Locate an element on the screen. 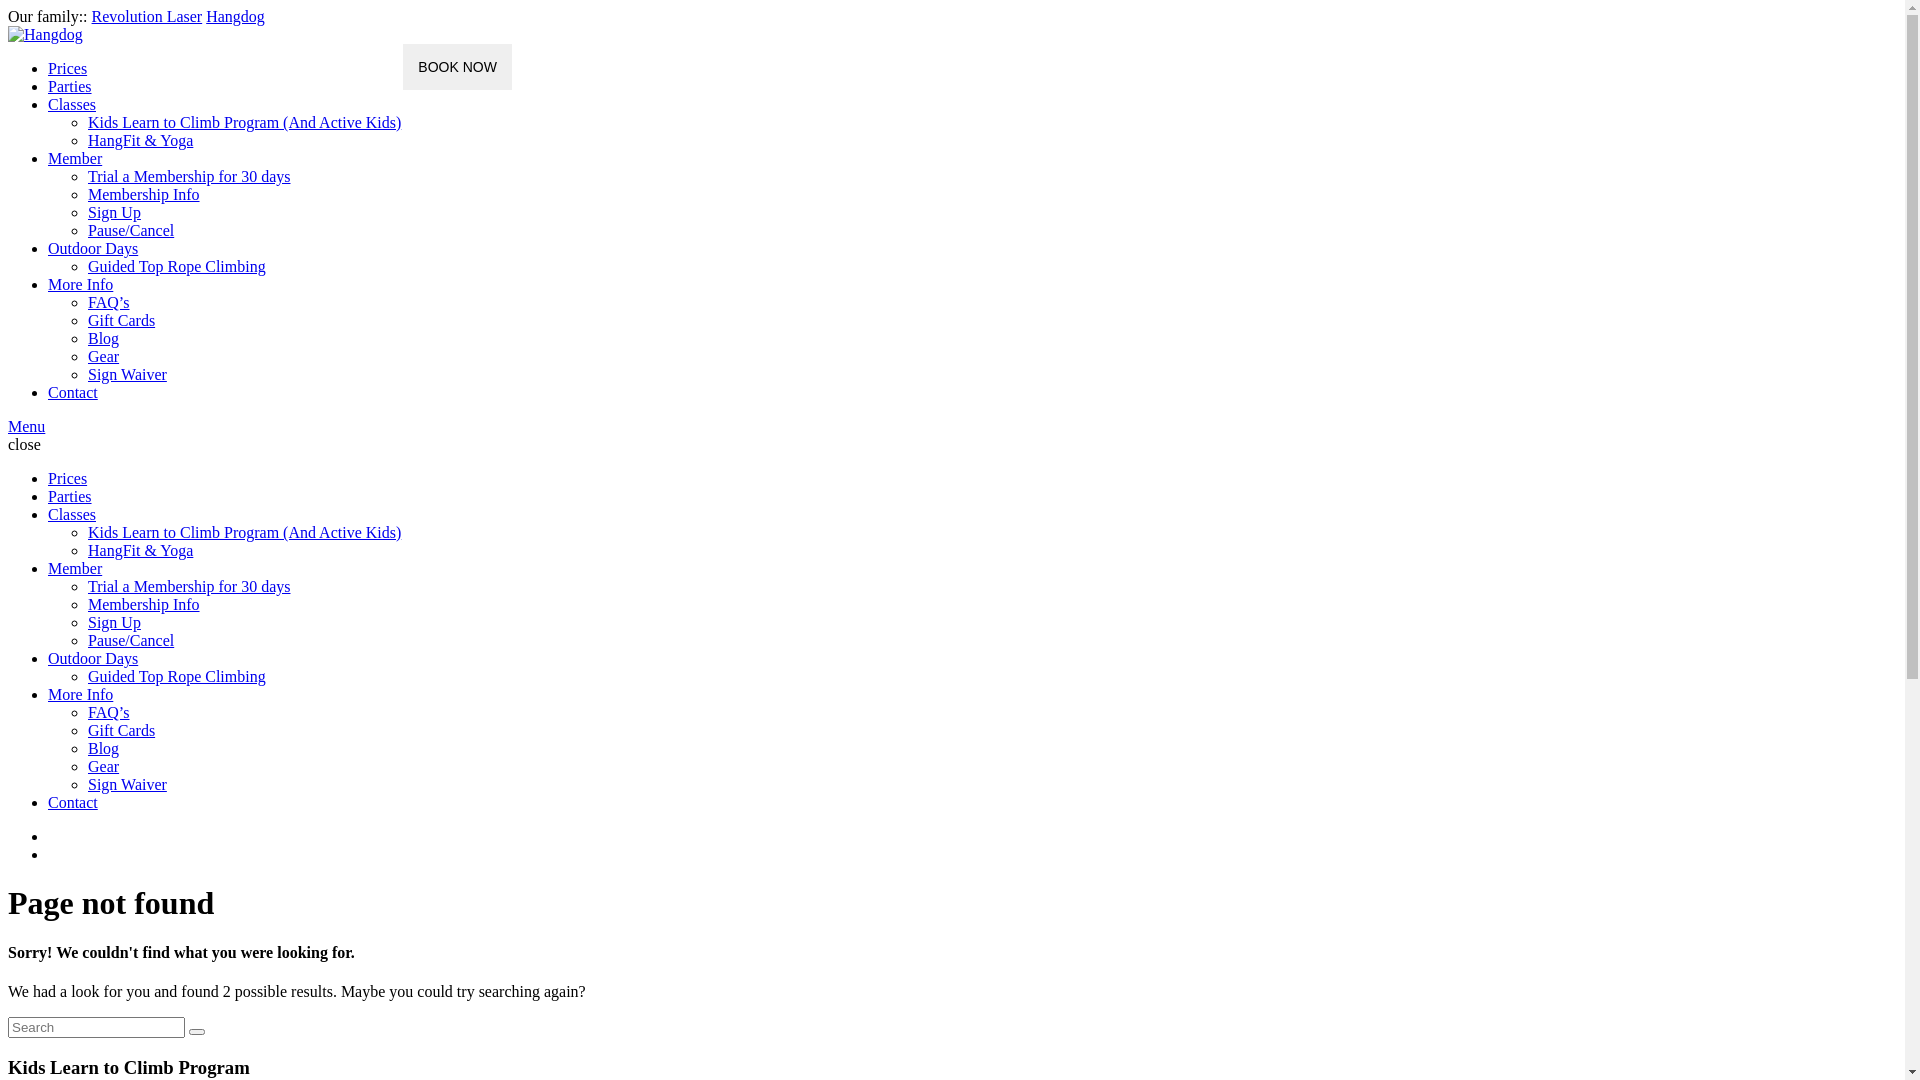 This screenshot has height=1080, width=1920. 'Revolution Laser' is located at coordinates (146, 16).